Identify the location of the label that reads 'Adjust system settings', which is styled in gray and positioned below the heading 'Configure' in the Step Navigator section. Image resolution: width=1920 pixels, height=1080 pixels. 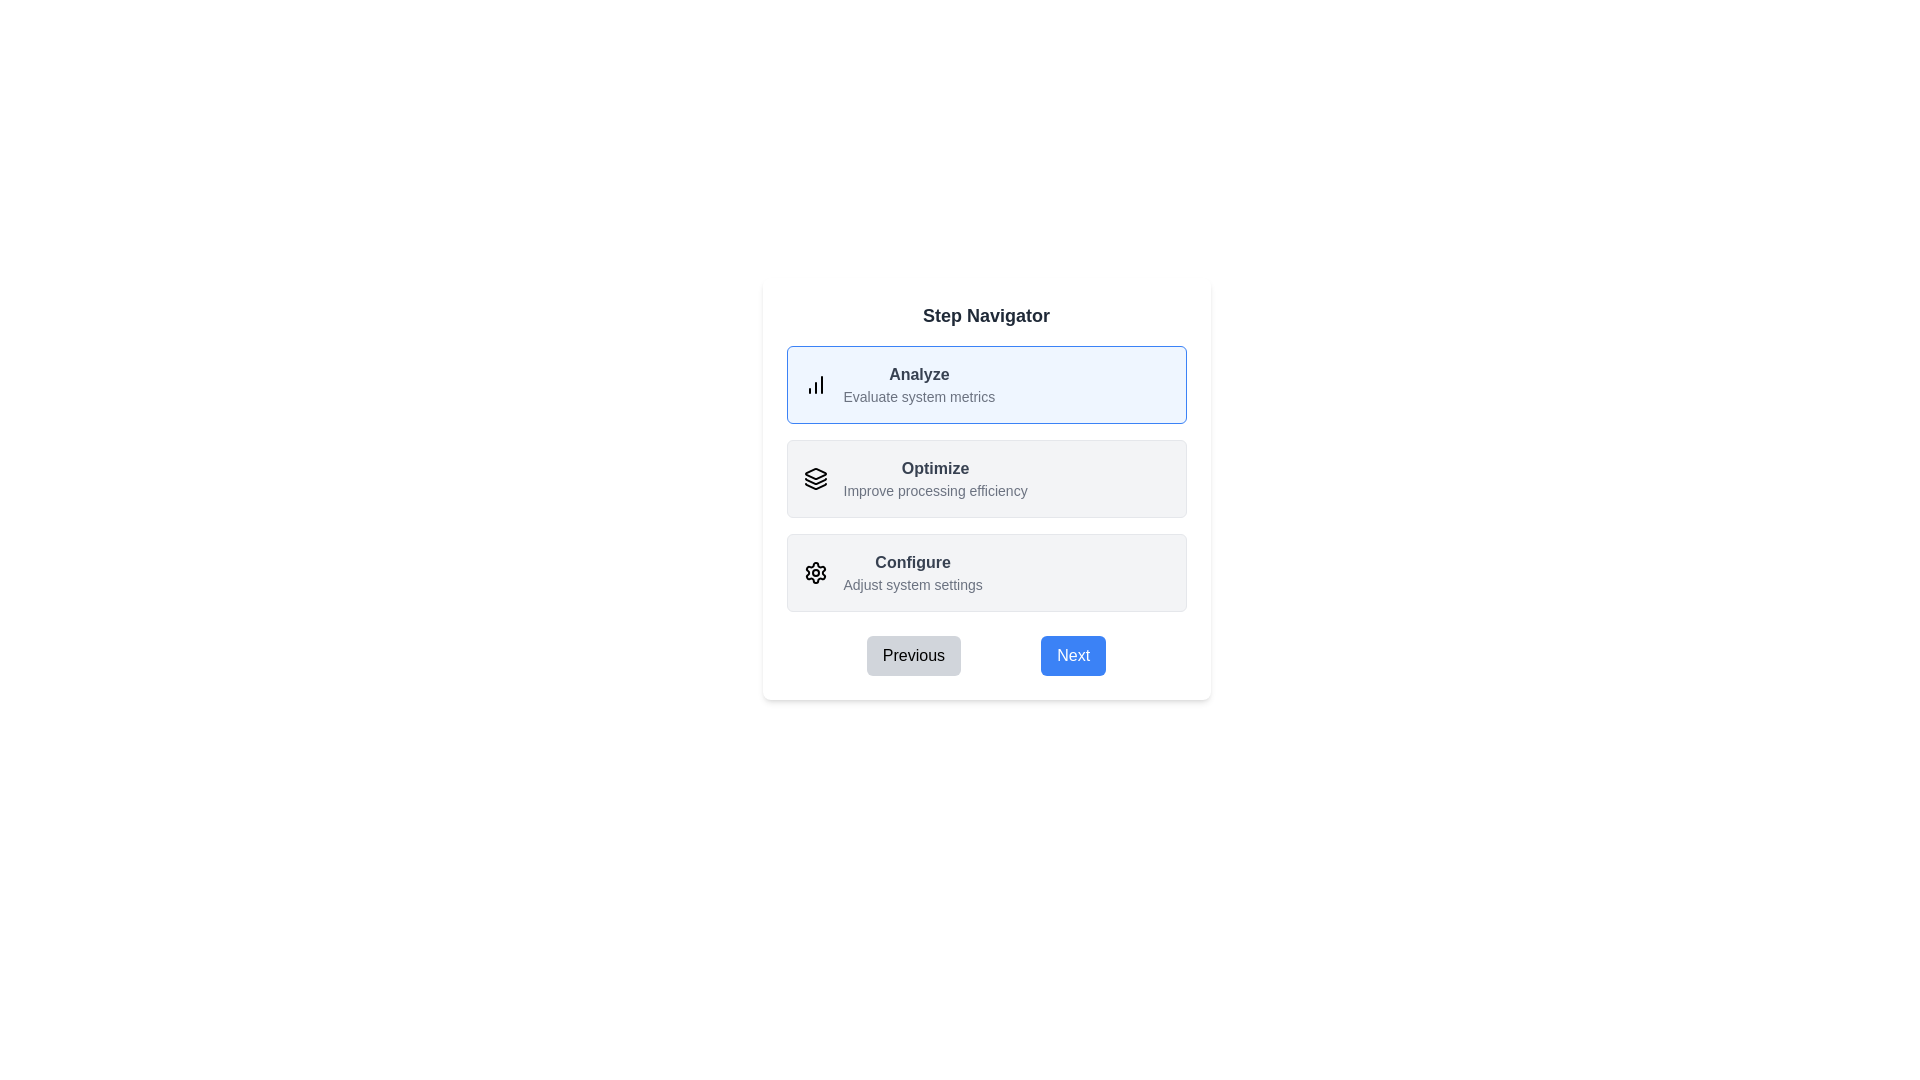
(912, 585).